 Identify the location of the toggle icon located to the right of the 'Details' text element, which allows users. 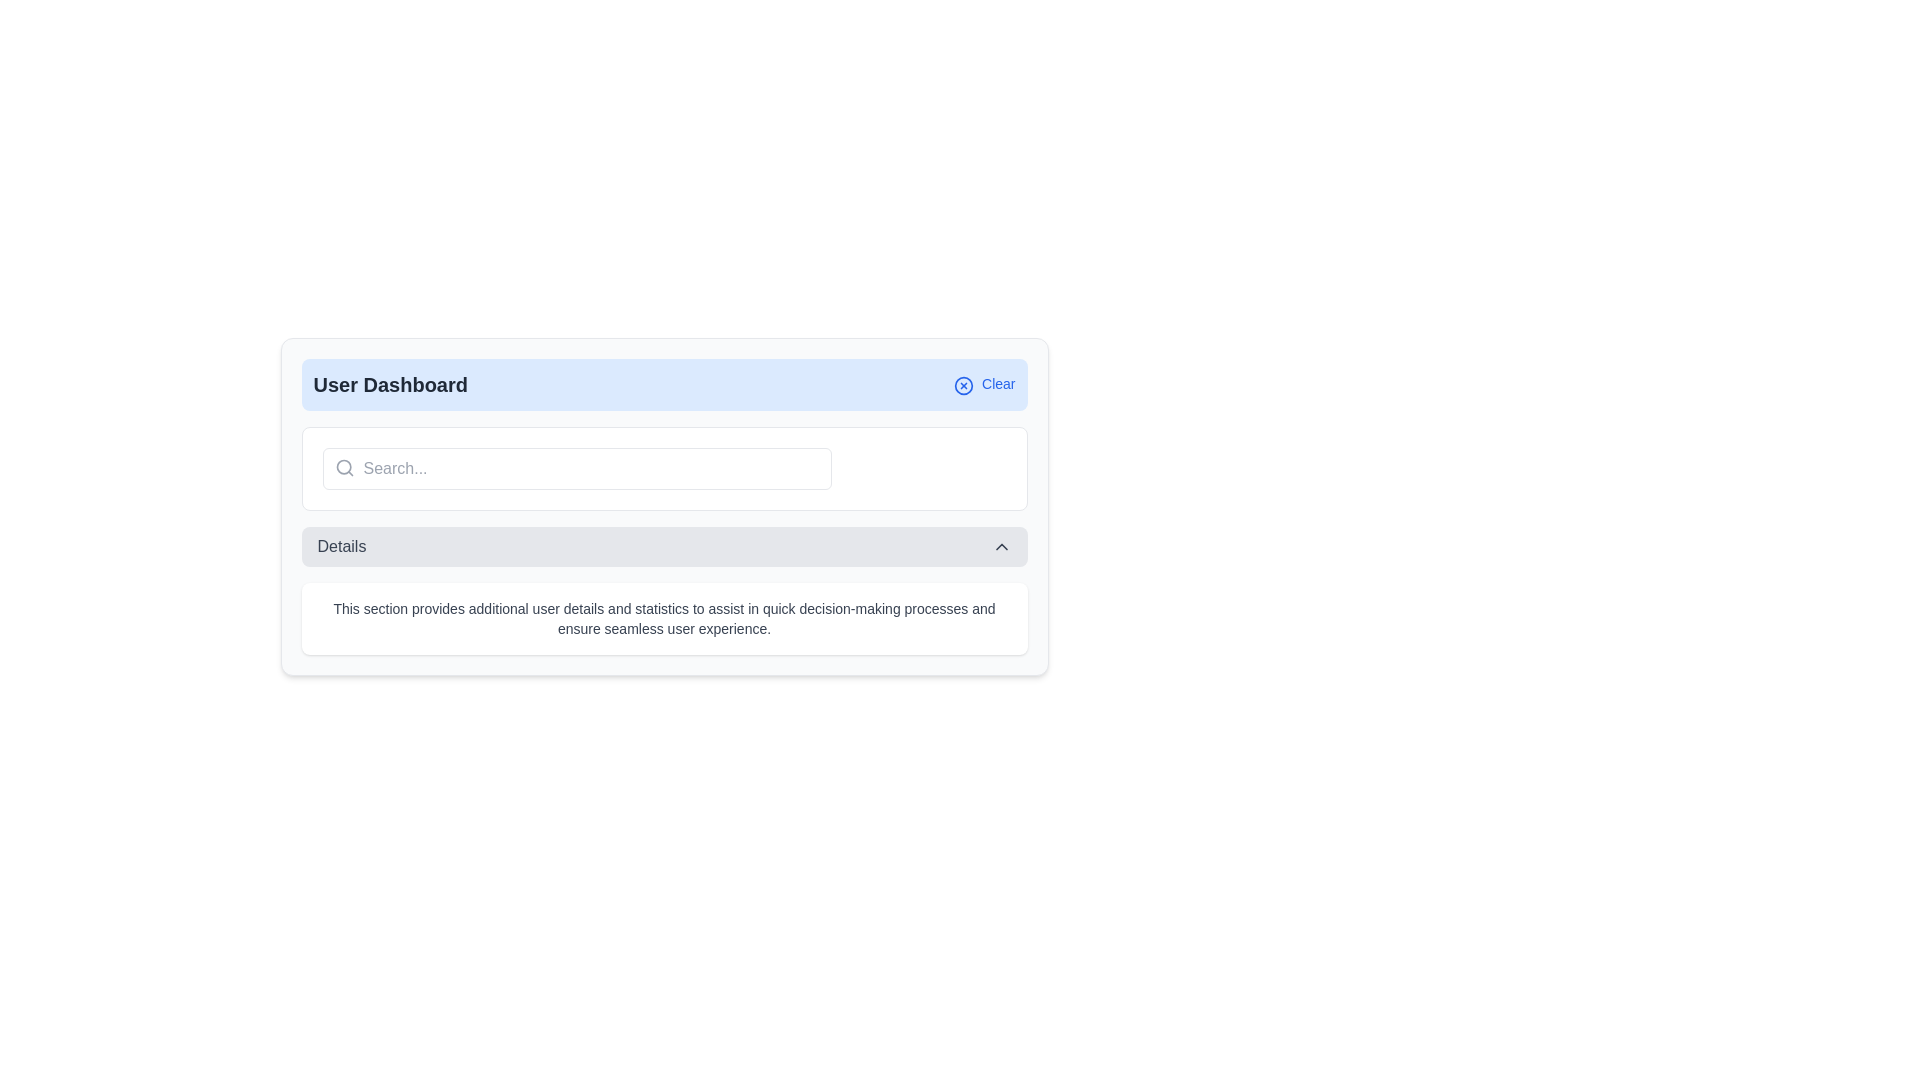
(1001, 547).